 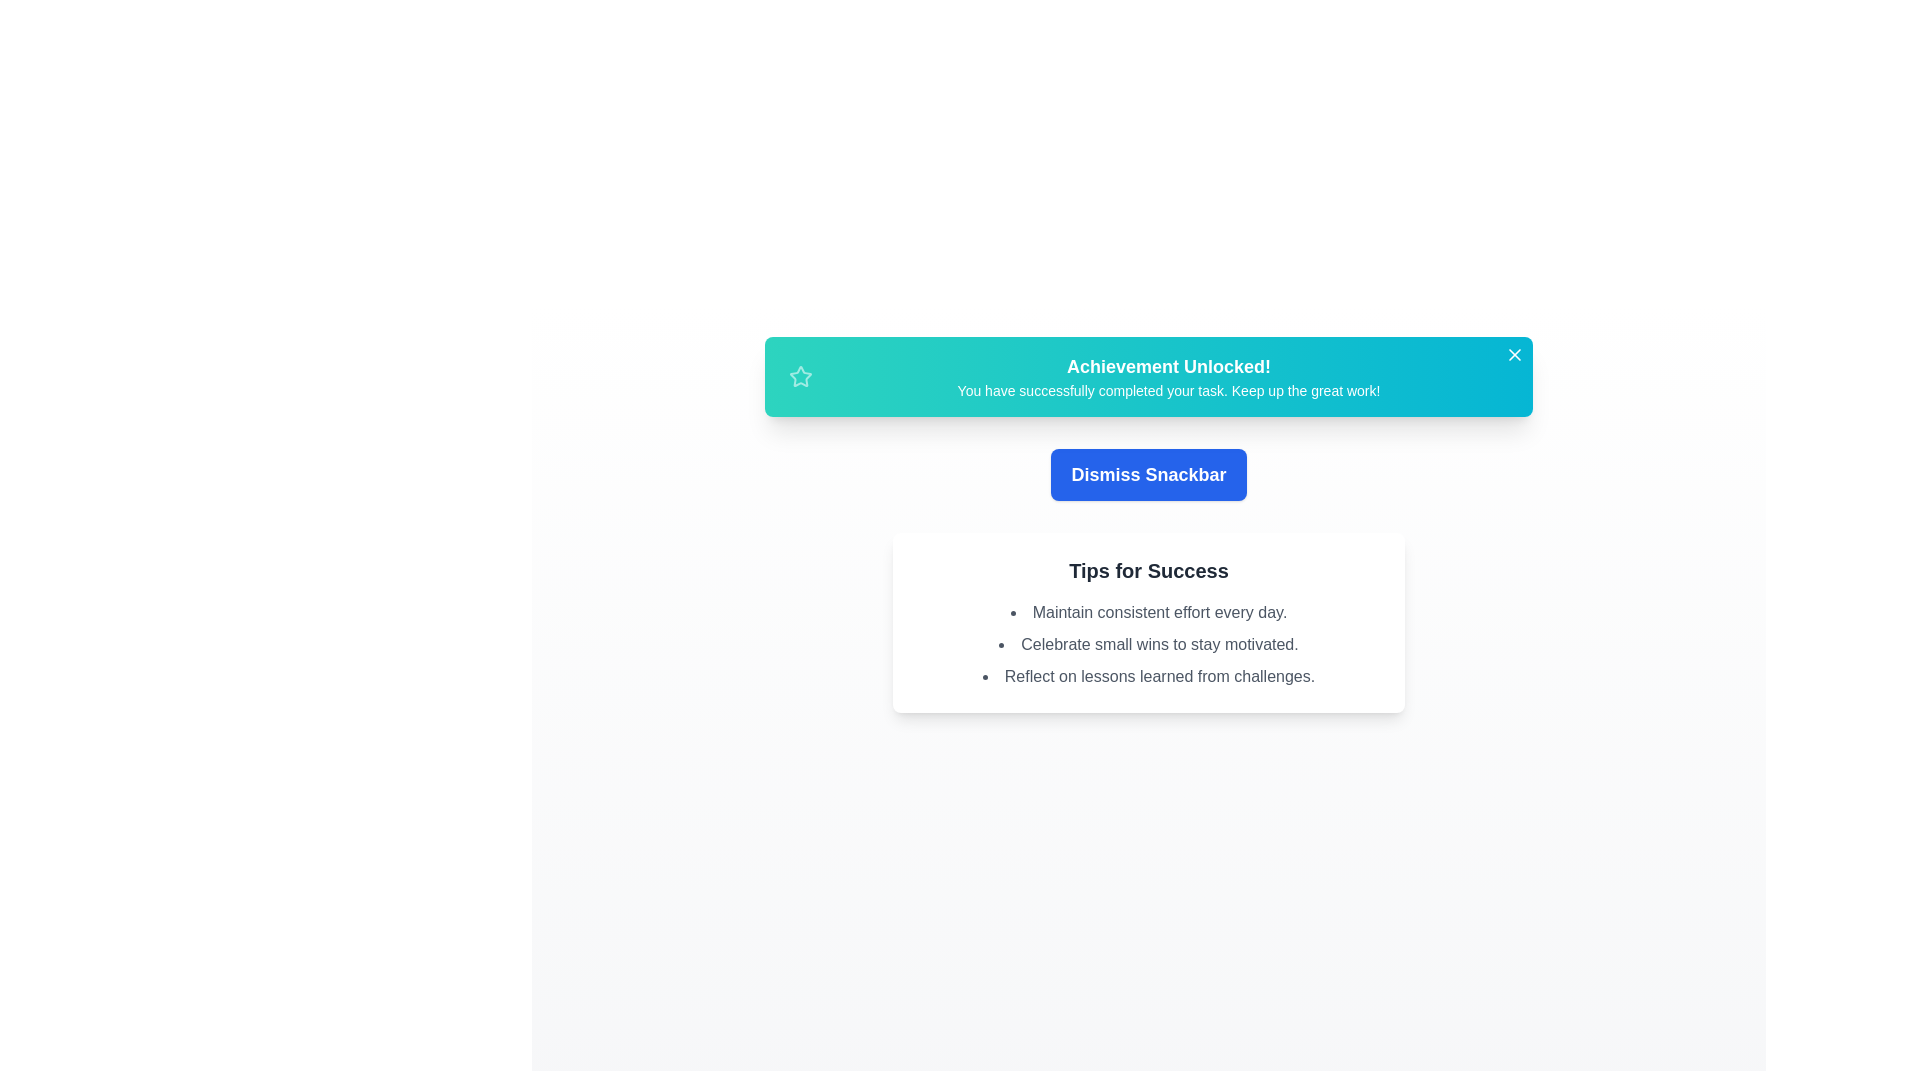 What do you see at coordinates (1148, 622) in the screenshot?
I see `the card in the 'Tips for Success' section` at bounding box center [1148, 622].